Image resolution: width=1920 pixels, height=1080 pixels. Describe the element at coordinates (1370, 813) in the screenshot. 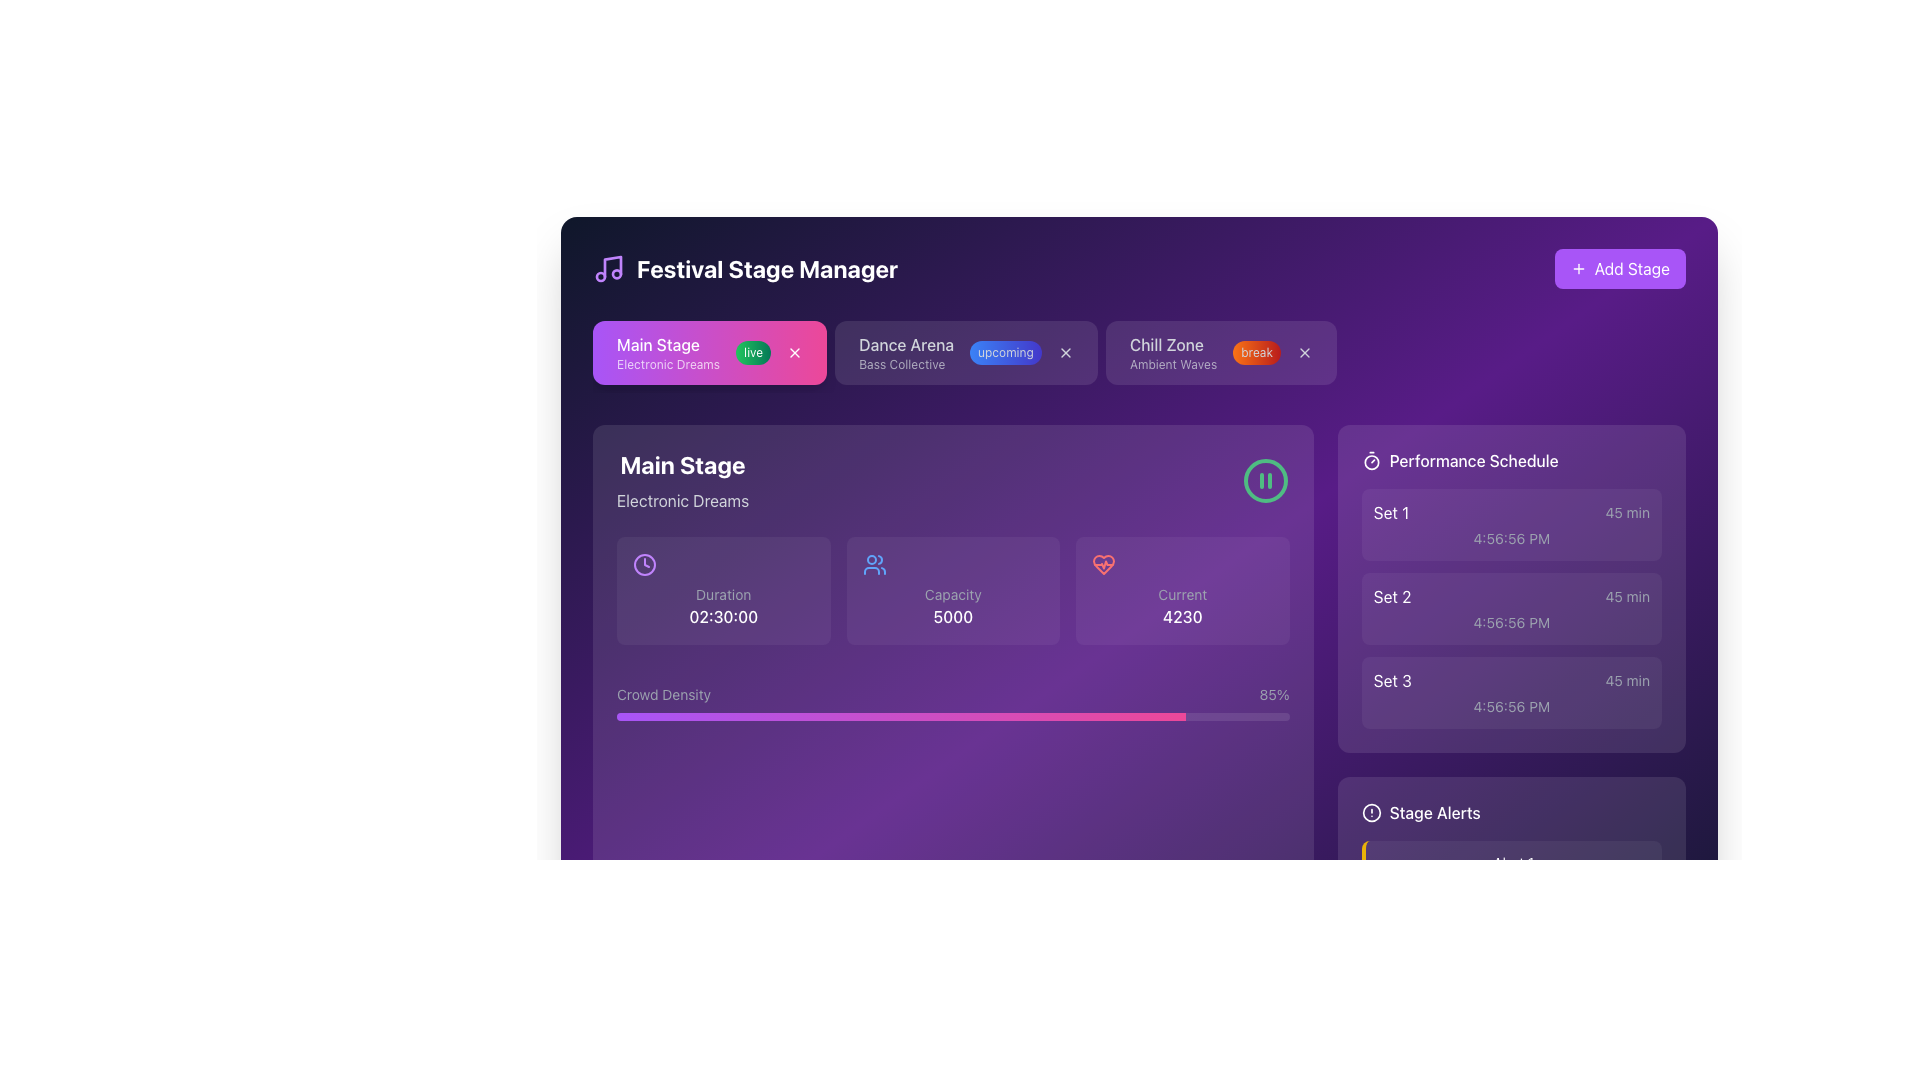

I see `the warning indicator icon located in the 'Stage Alerts' section, positioned left of the 'Stage Alerts' text` at that location.